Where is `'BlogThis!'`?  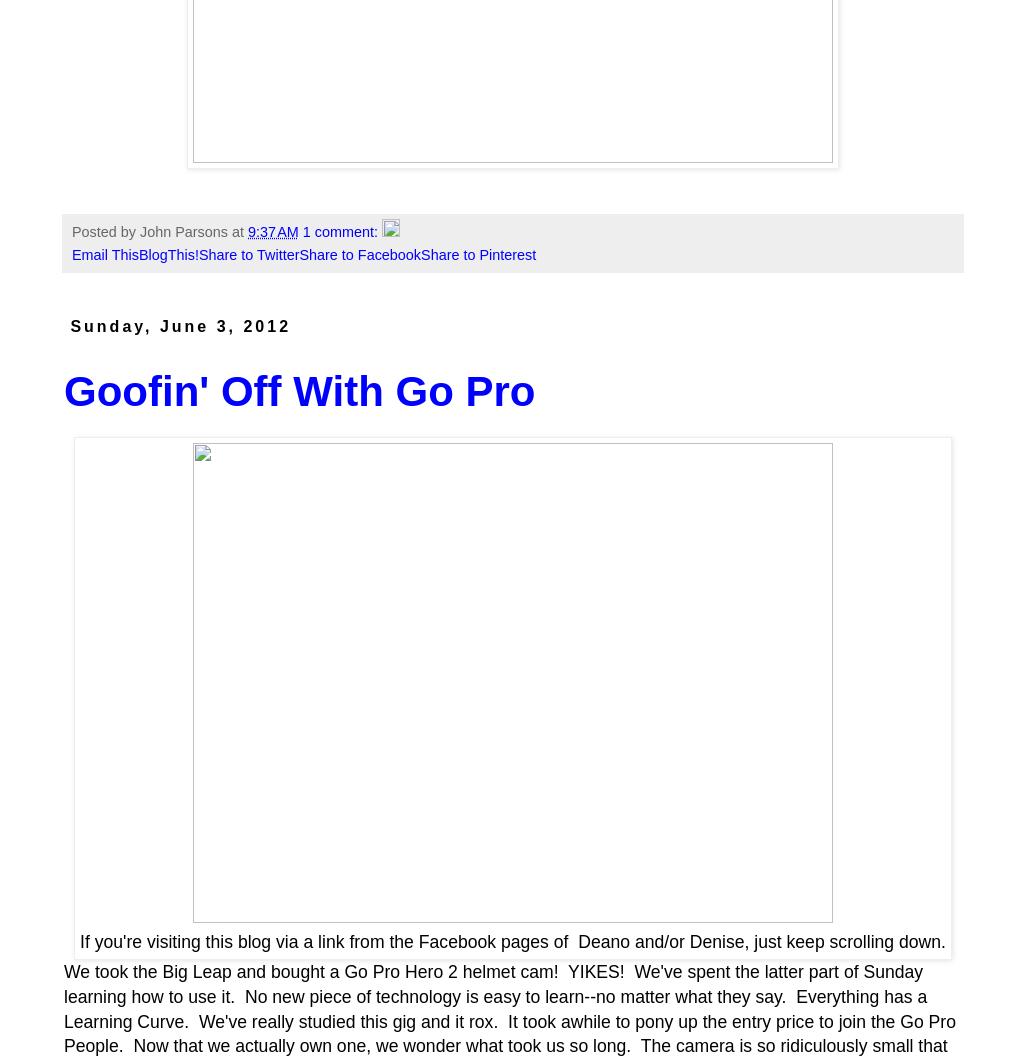 'BlogThis!' is located at coordinates (167, 254).